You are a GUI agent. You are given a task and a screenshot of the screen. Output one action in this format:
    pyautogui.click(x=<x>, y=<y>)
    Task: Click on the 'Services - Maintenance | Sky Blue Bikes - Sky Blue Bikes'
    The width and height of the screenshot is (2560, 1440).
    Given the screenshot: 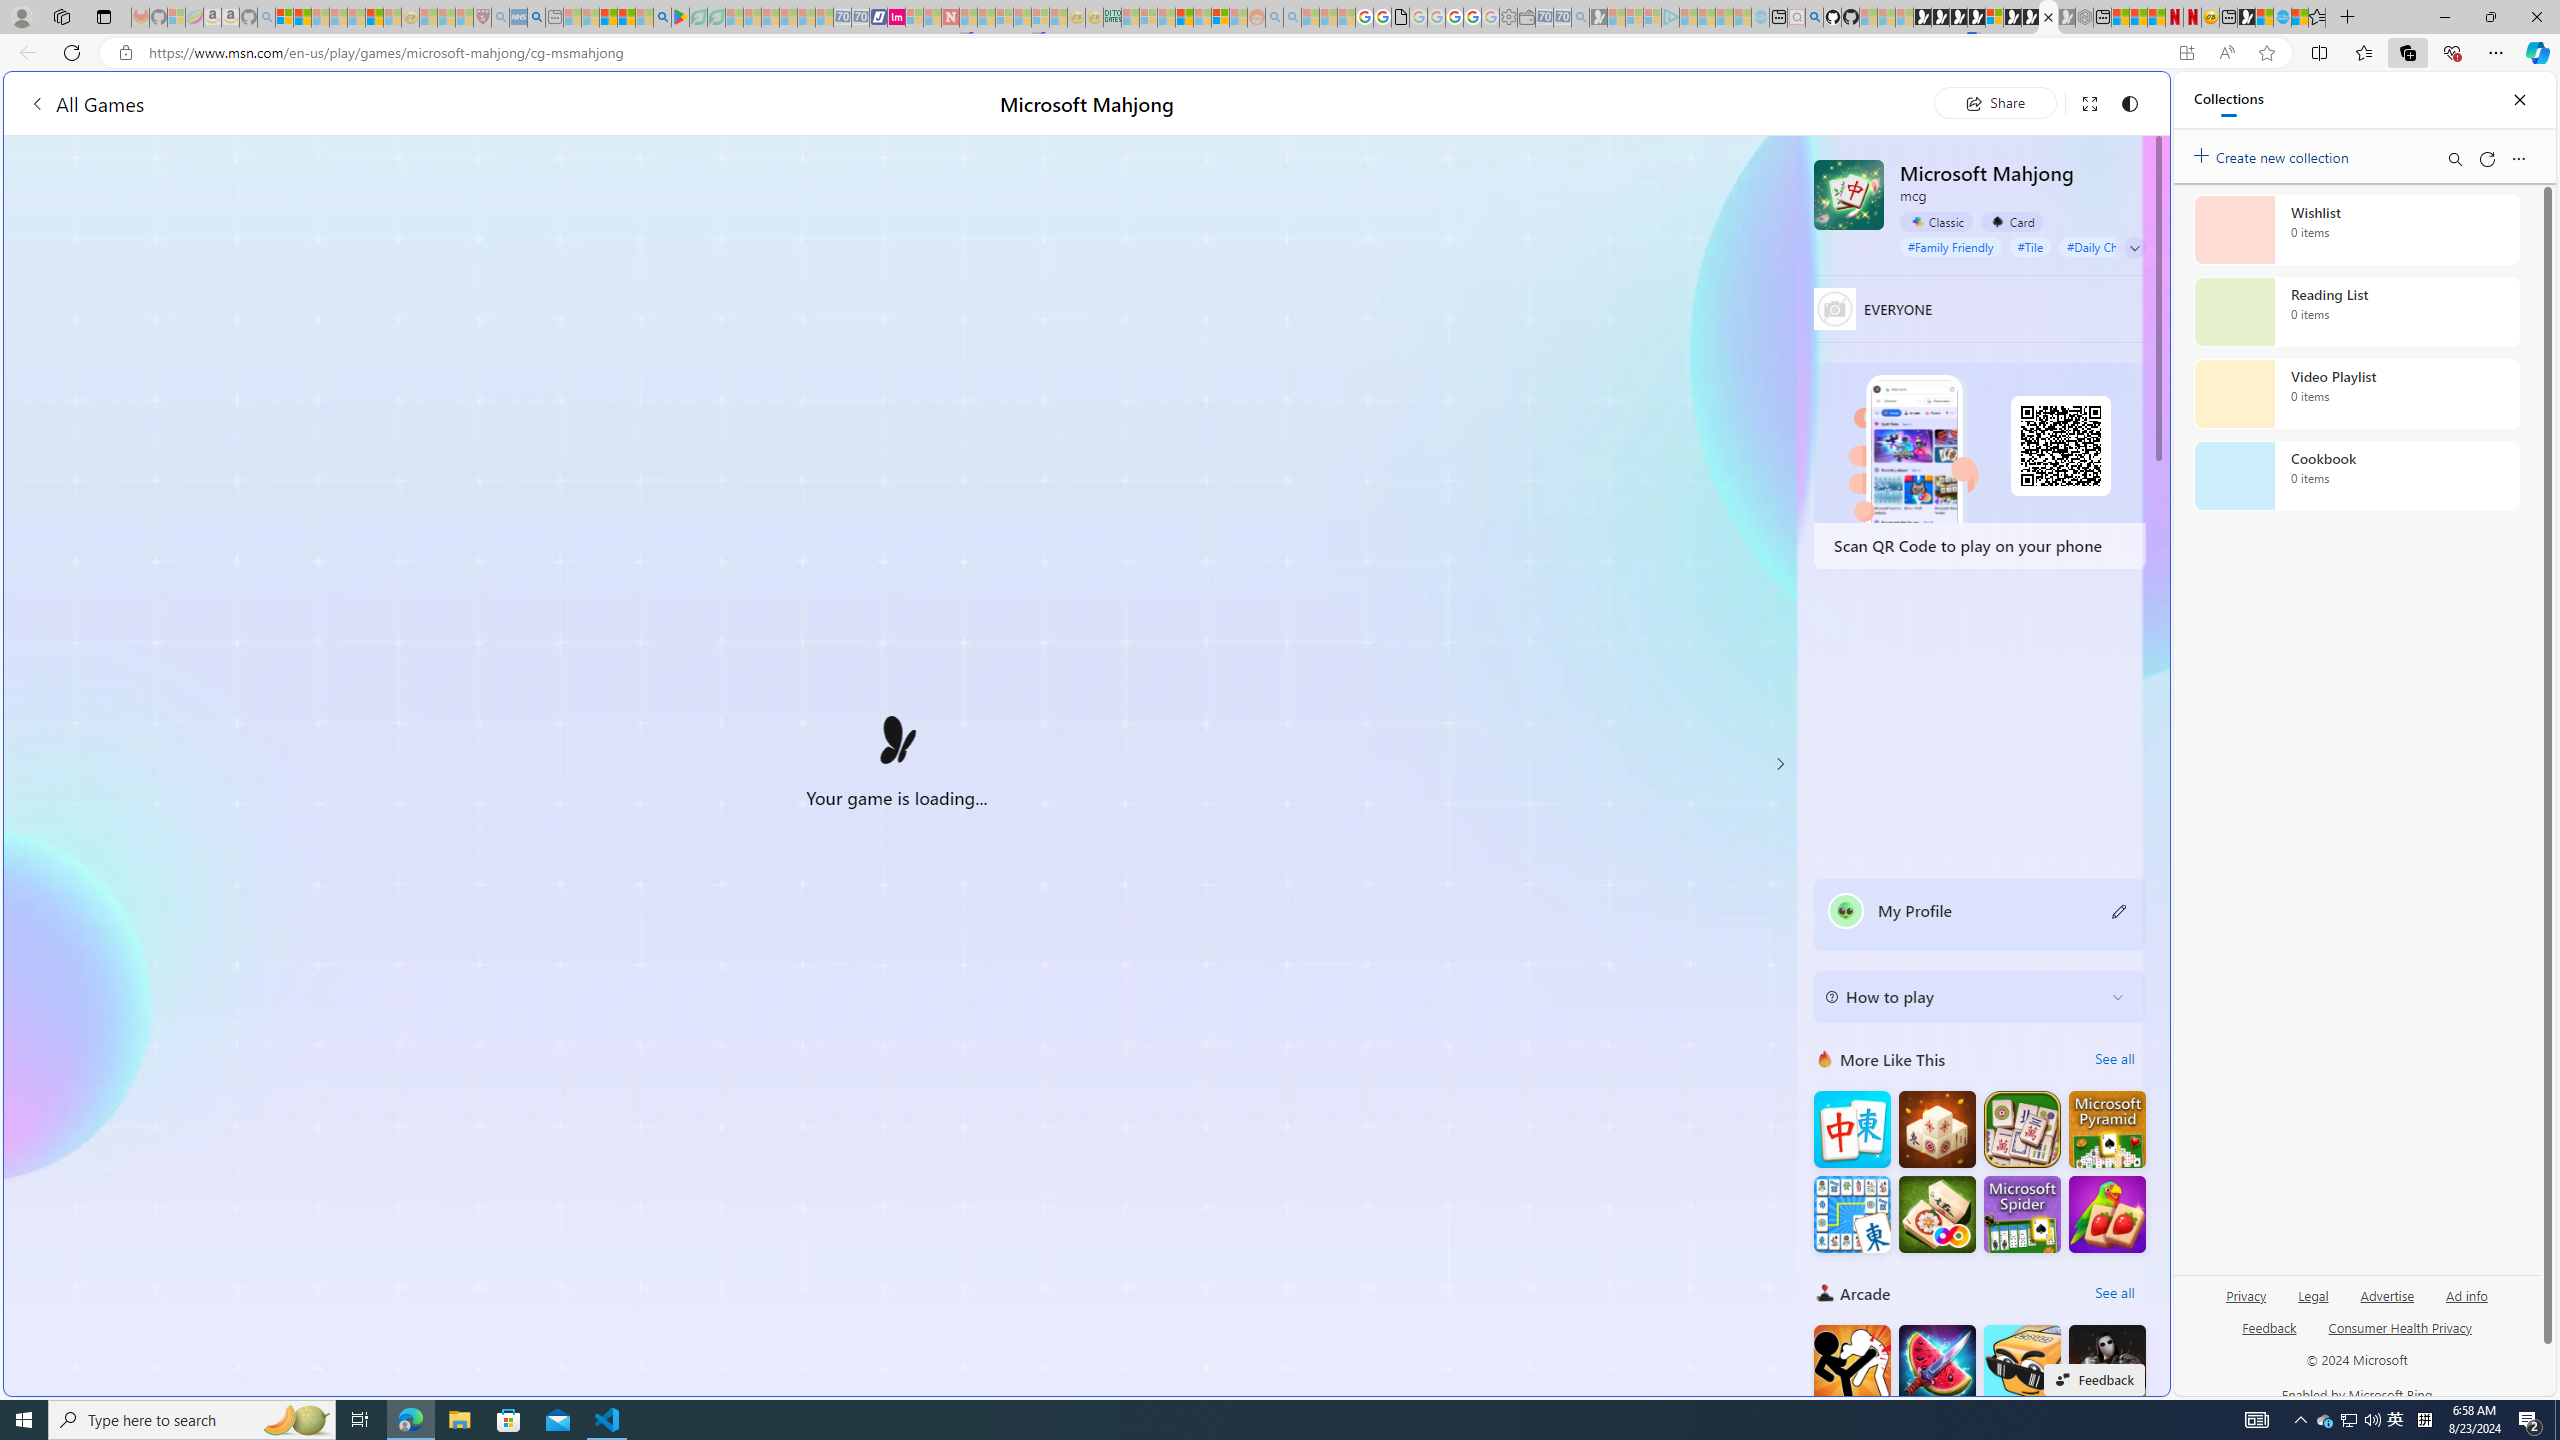 What is the action you would take?
    pyautogui.click(x=2282, y=16)
    